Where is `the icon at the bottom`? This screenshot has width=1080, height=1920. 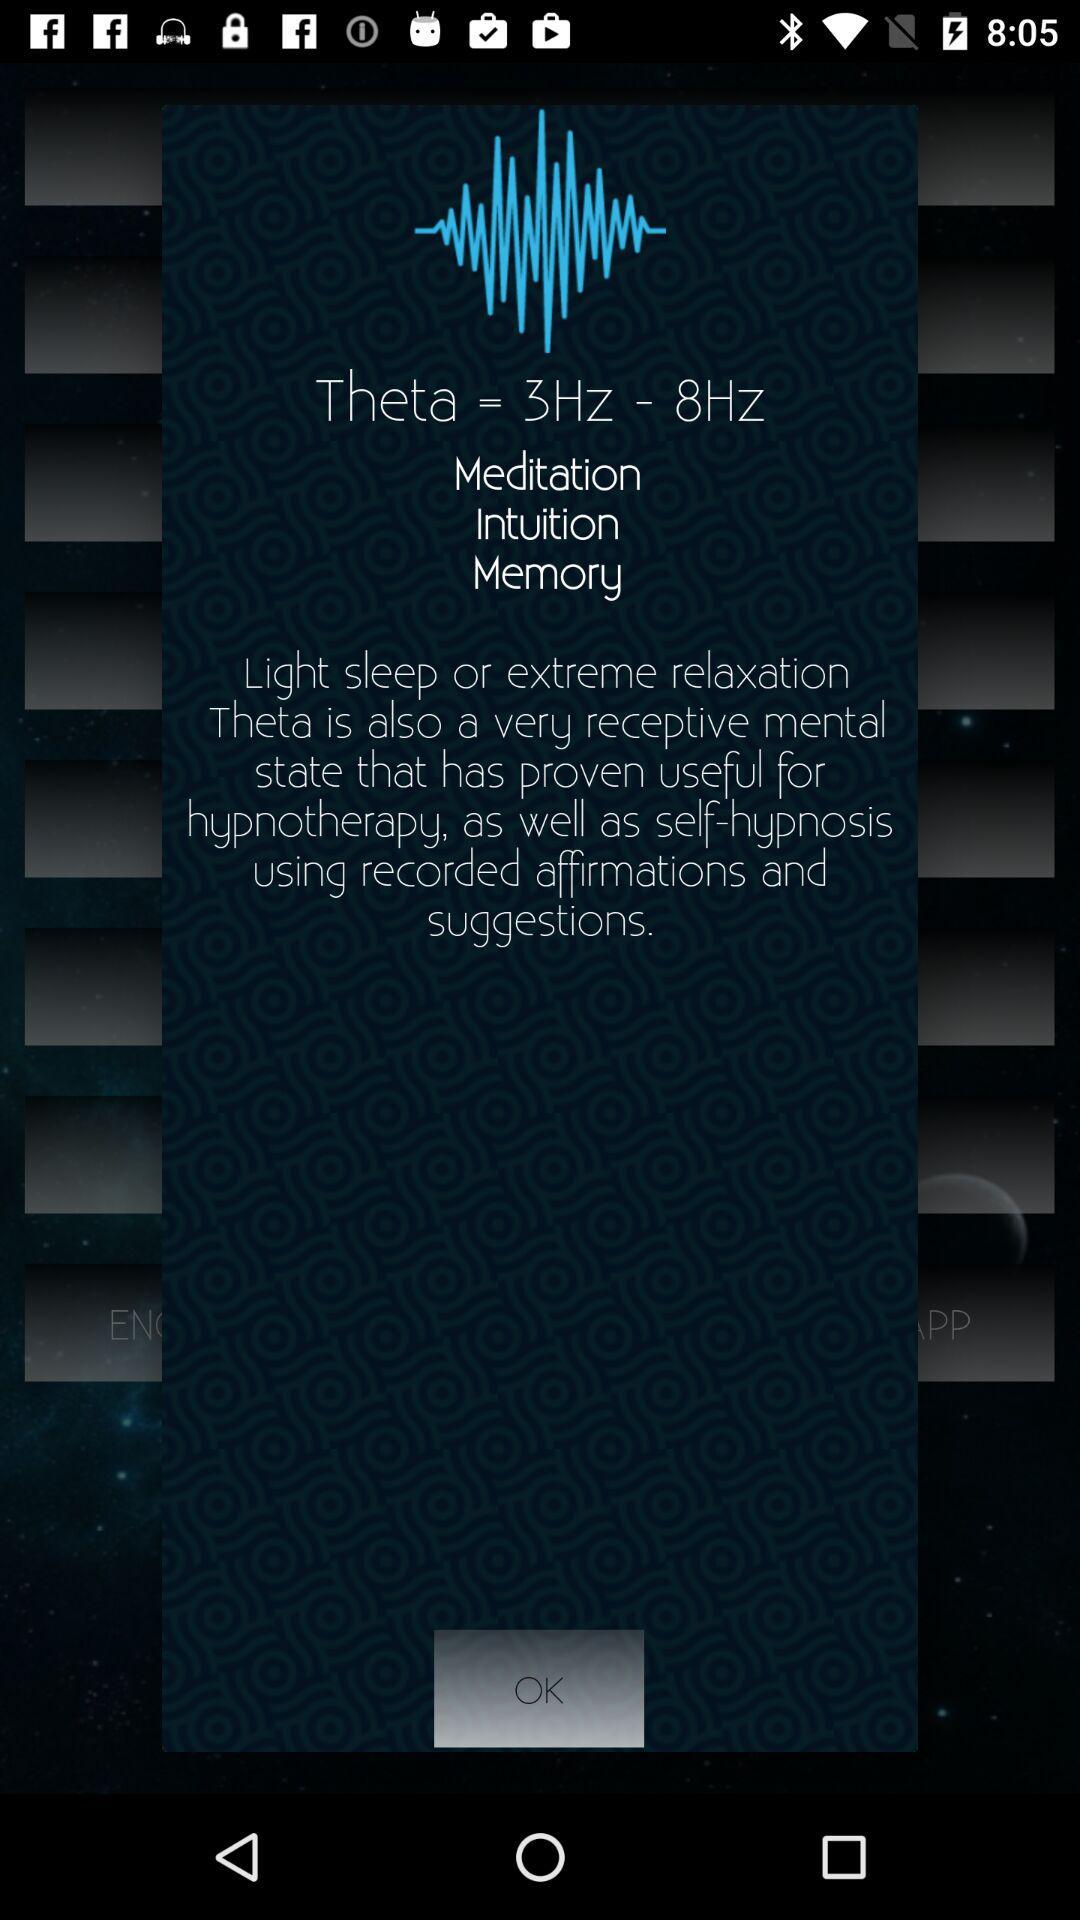 the icon at the bottom is located at coordinates (538, 1688).